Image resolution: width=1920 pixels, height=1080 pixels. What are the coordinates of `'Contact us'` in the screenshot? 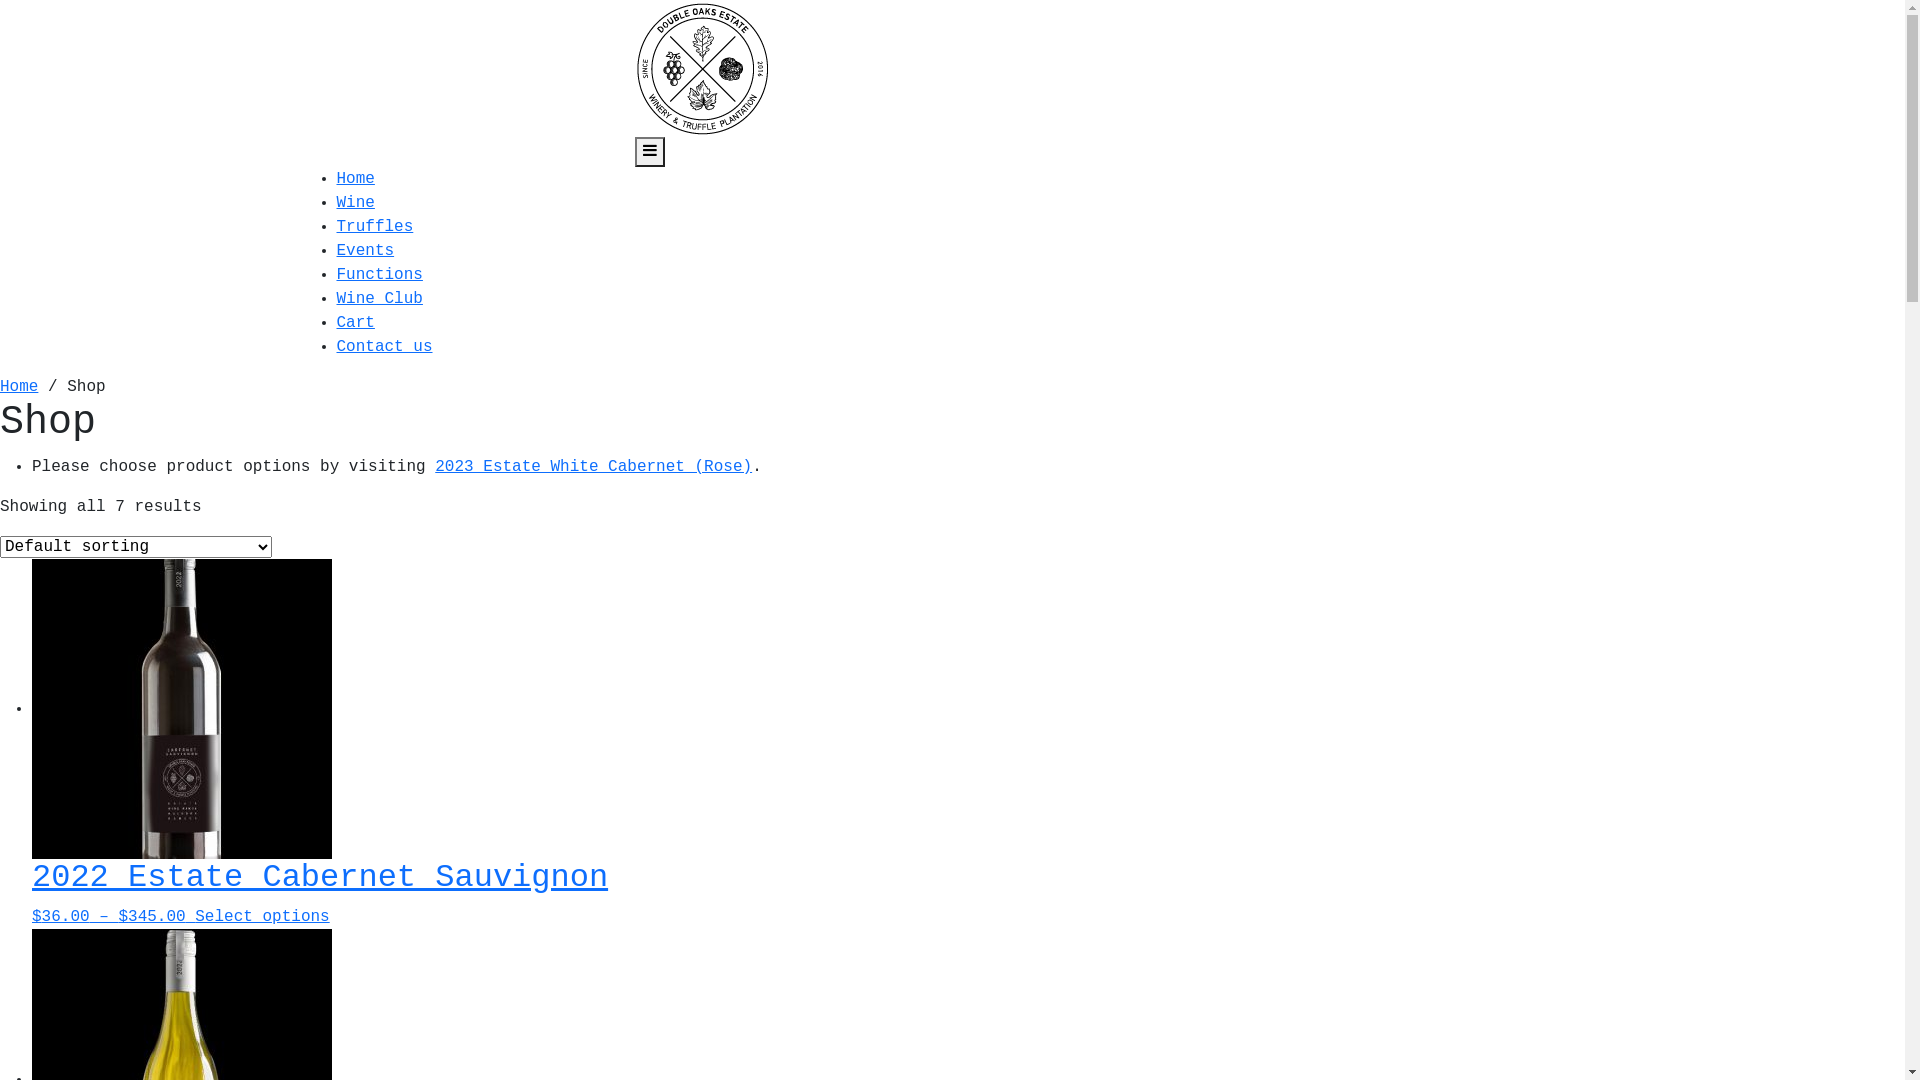 It's located at (336, 346).